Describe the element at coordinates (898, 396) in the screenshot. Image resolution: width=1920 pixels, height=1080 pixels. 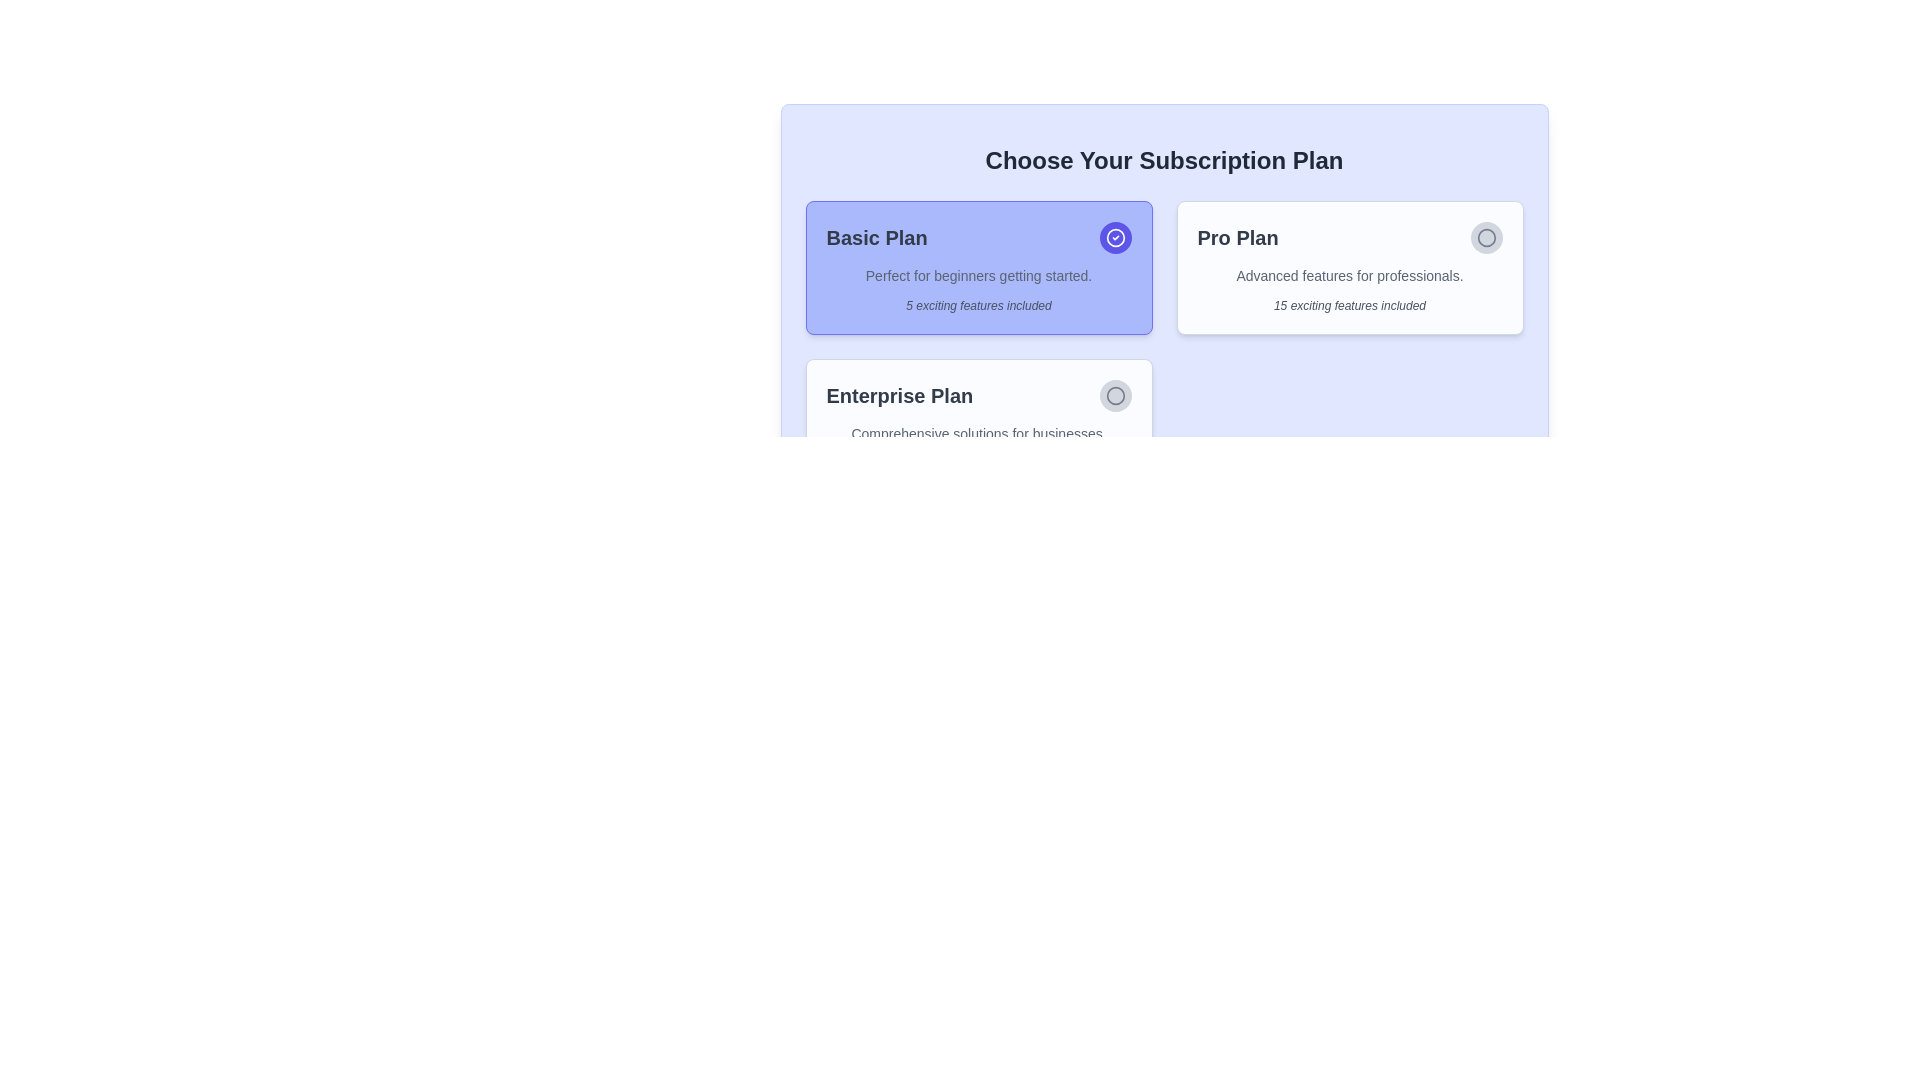
I see `the 'Enterprise Plan' title text label located at the top-left corner of the subscription plan card` at that location.